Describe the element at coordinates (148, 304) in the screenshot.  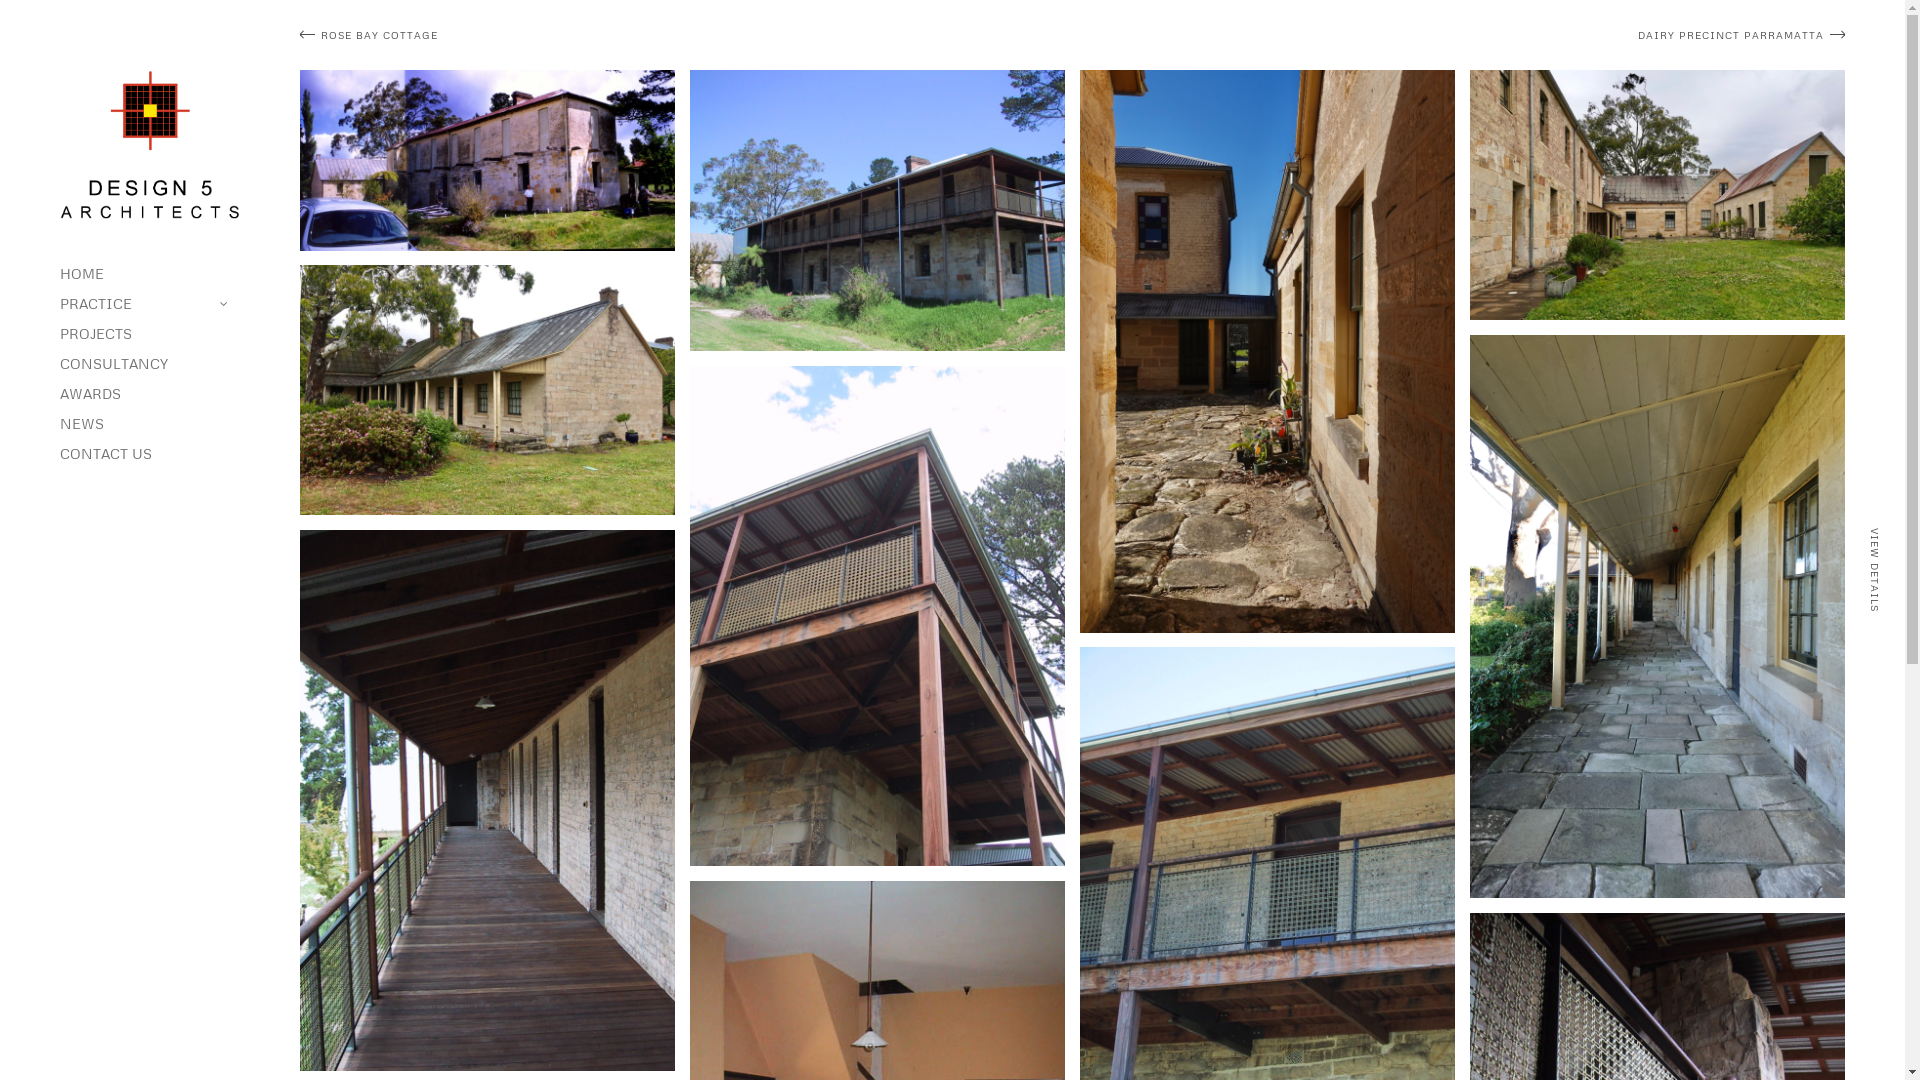
I see `'PRACTICE'` at that location.